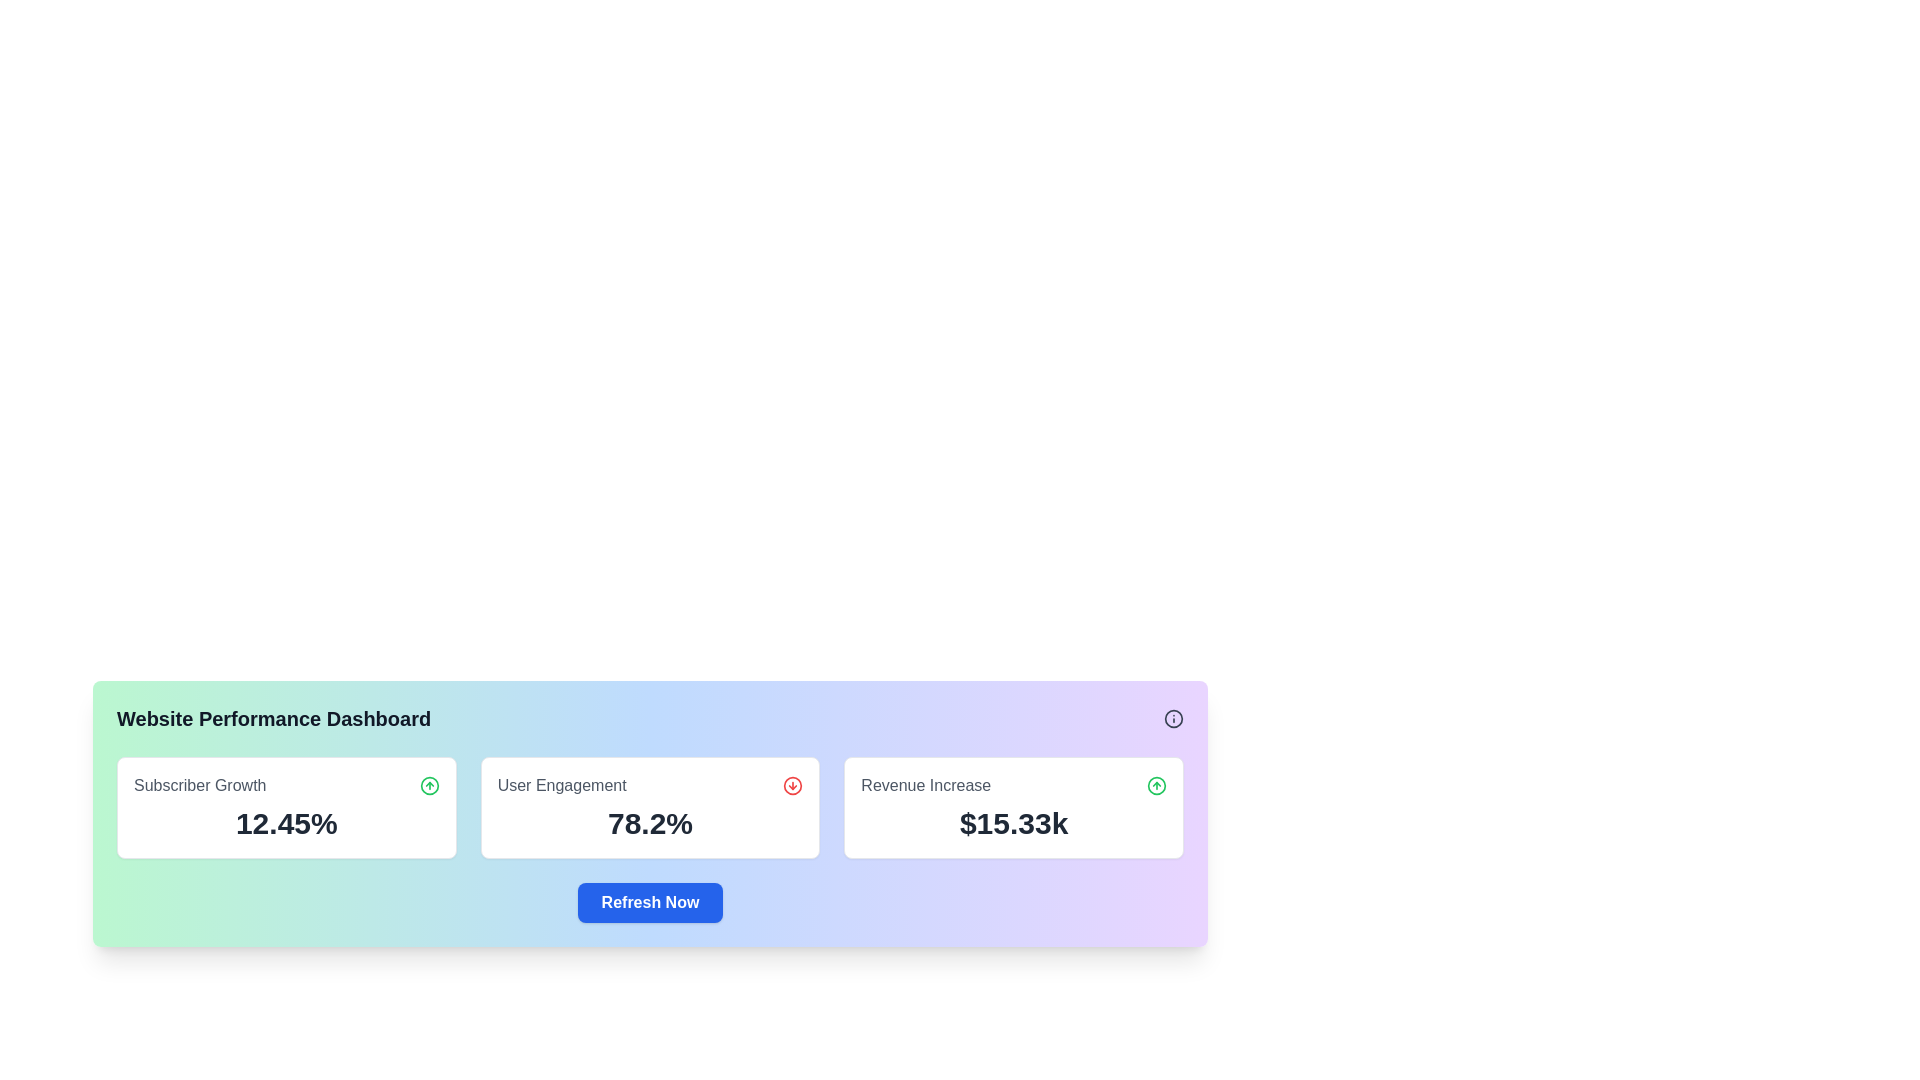  Describe the element at coordinates (1174, 717) in the screenshot. I see `the graphic element, a circle in SVG, located at the top right of the card-like dashboard` at that location.